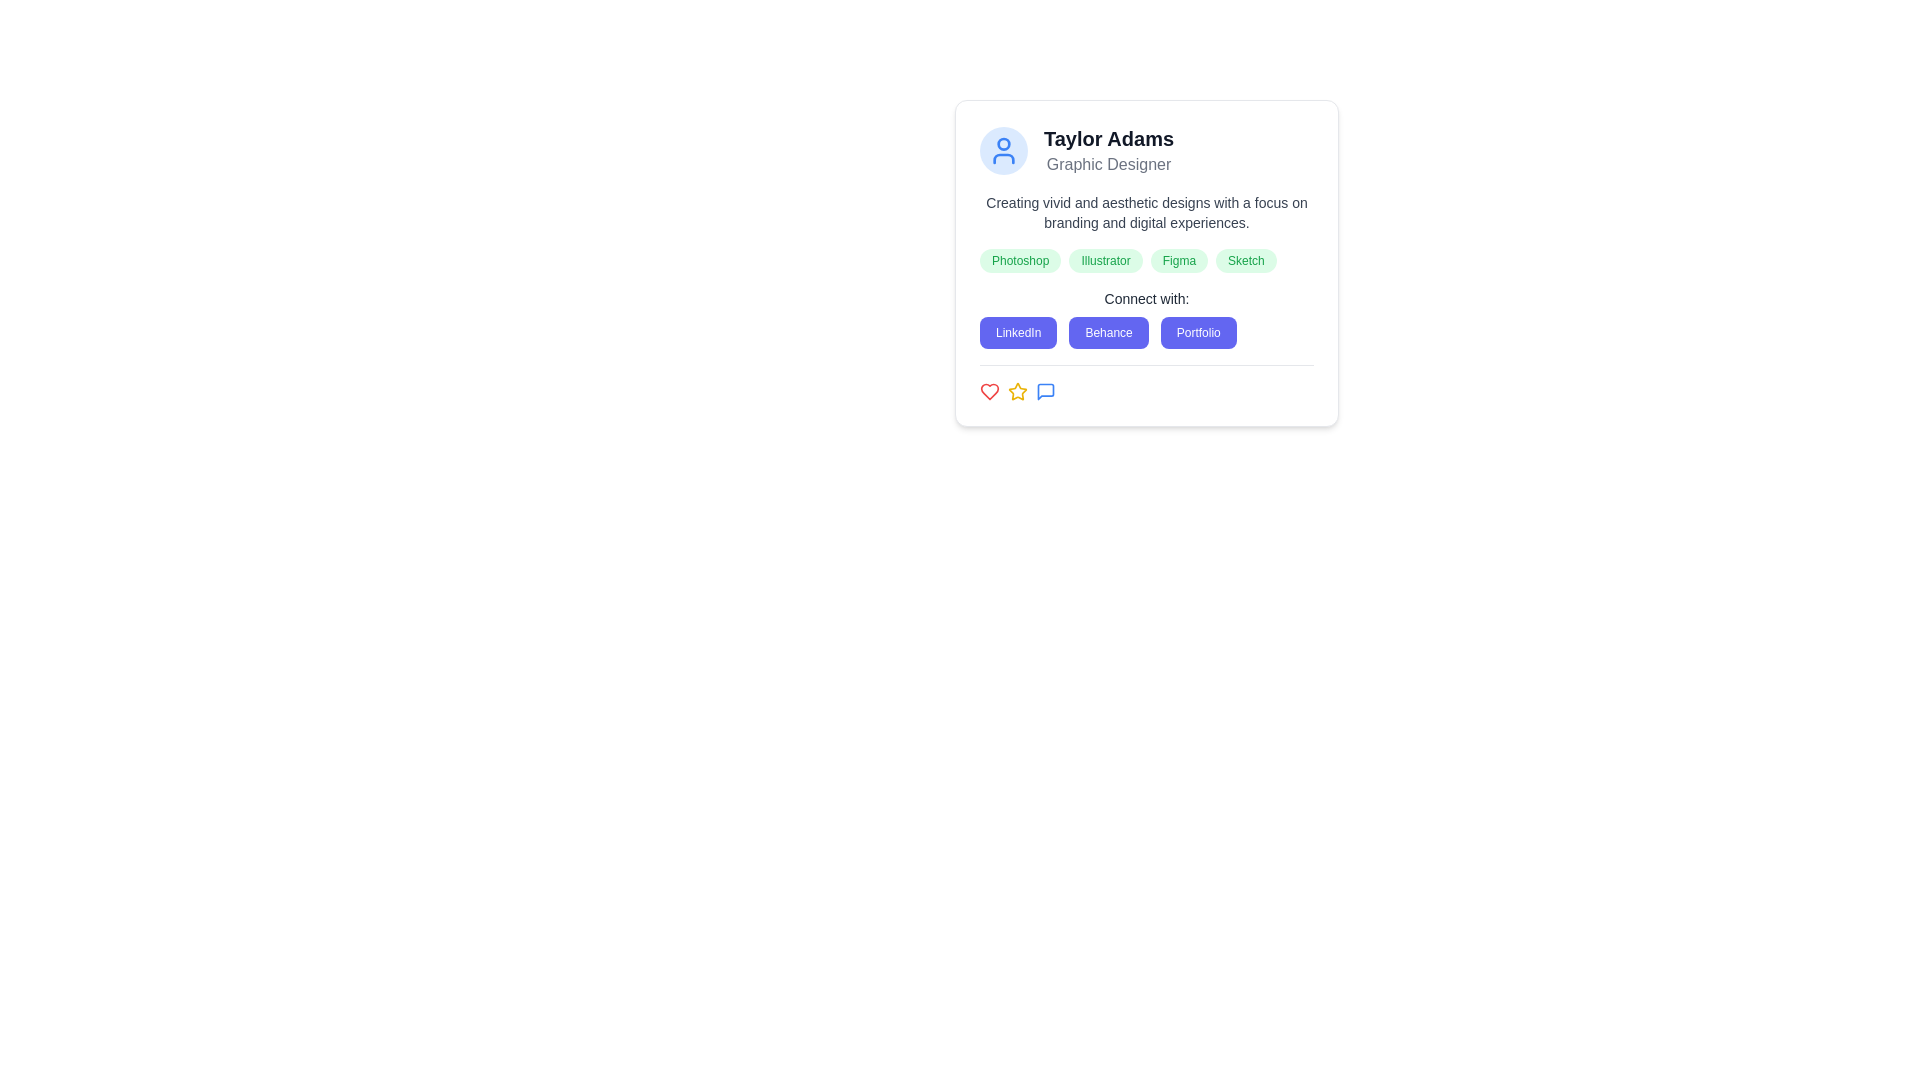  I want to click on the third icon in the horizontally aligned group at the bottom of the user profile card, so click(1045, 392).